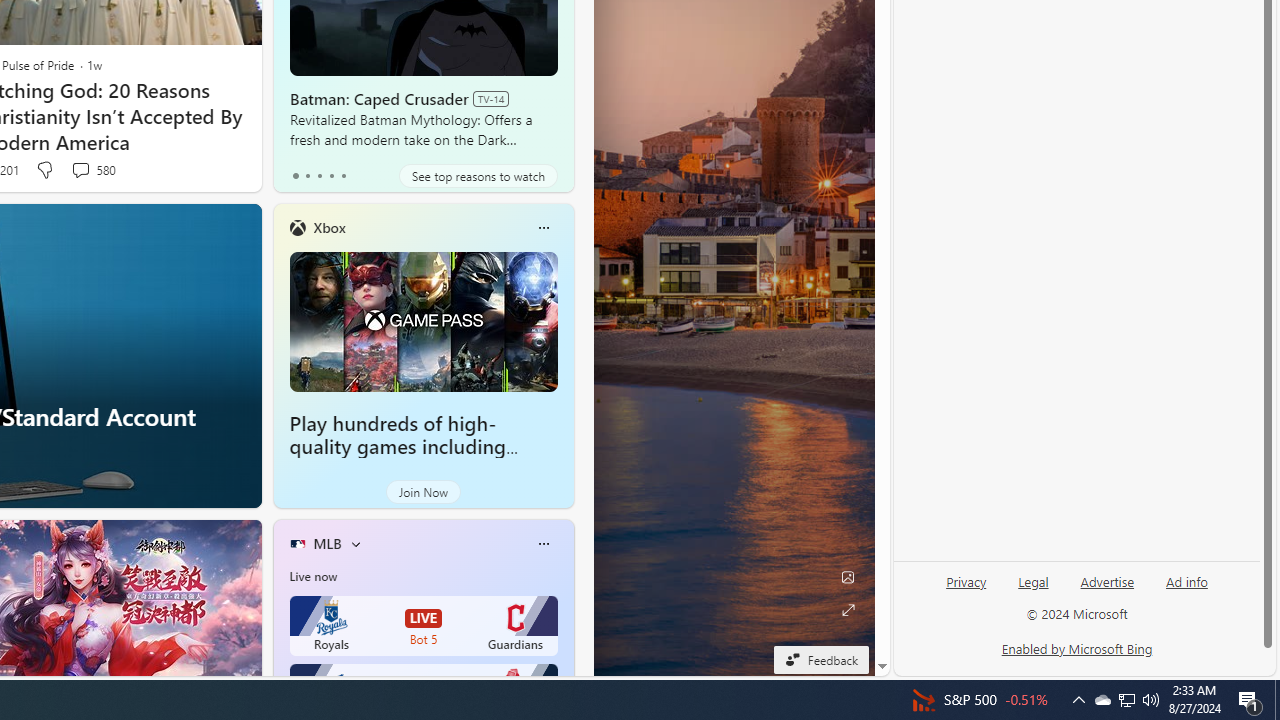 The width and height of the screenshot is (1280, 720). What do you see at coordinates (331, 175) in the screenshot?
I see `'tab-3'` at bounding box center [331, 175].